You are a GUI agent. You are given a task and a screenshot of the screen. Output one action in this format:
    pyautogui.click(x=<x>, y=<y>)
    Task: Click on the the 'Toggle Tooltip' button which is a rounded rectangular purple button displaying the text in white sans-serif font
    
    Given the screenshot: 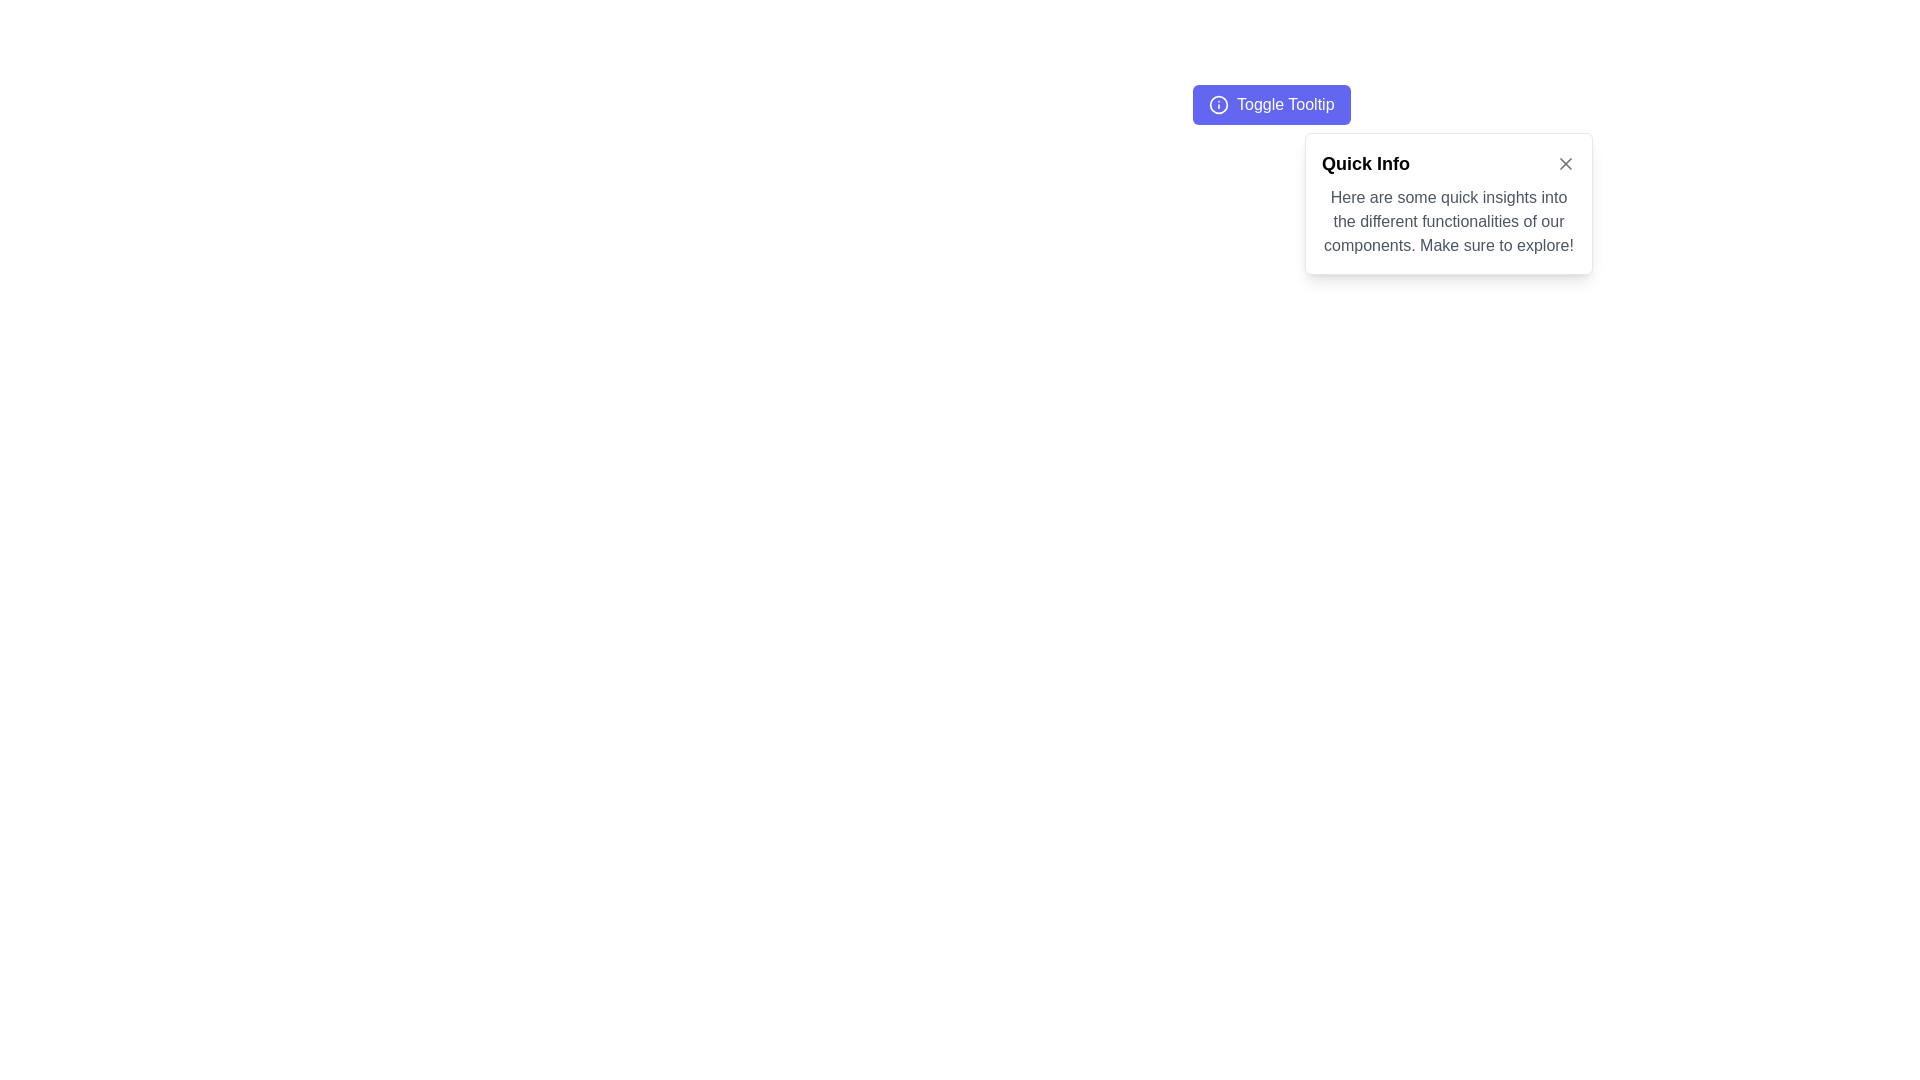 What is the action you would take?
    pyautogui.click(x=1285, y=104)
    